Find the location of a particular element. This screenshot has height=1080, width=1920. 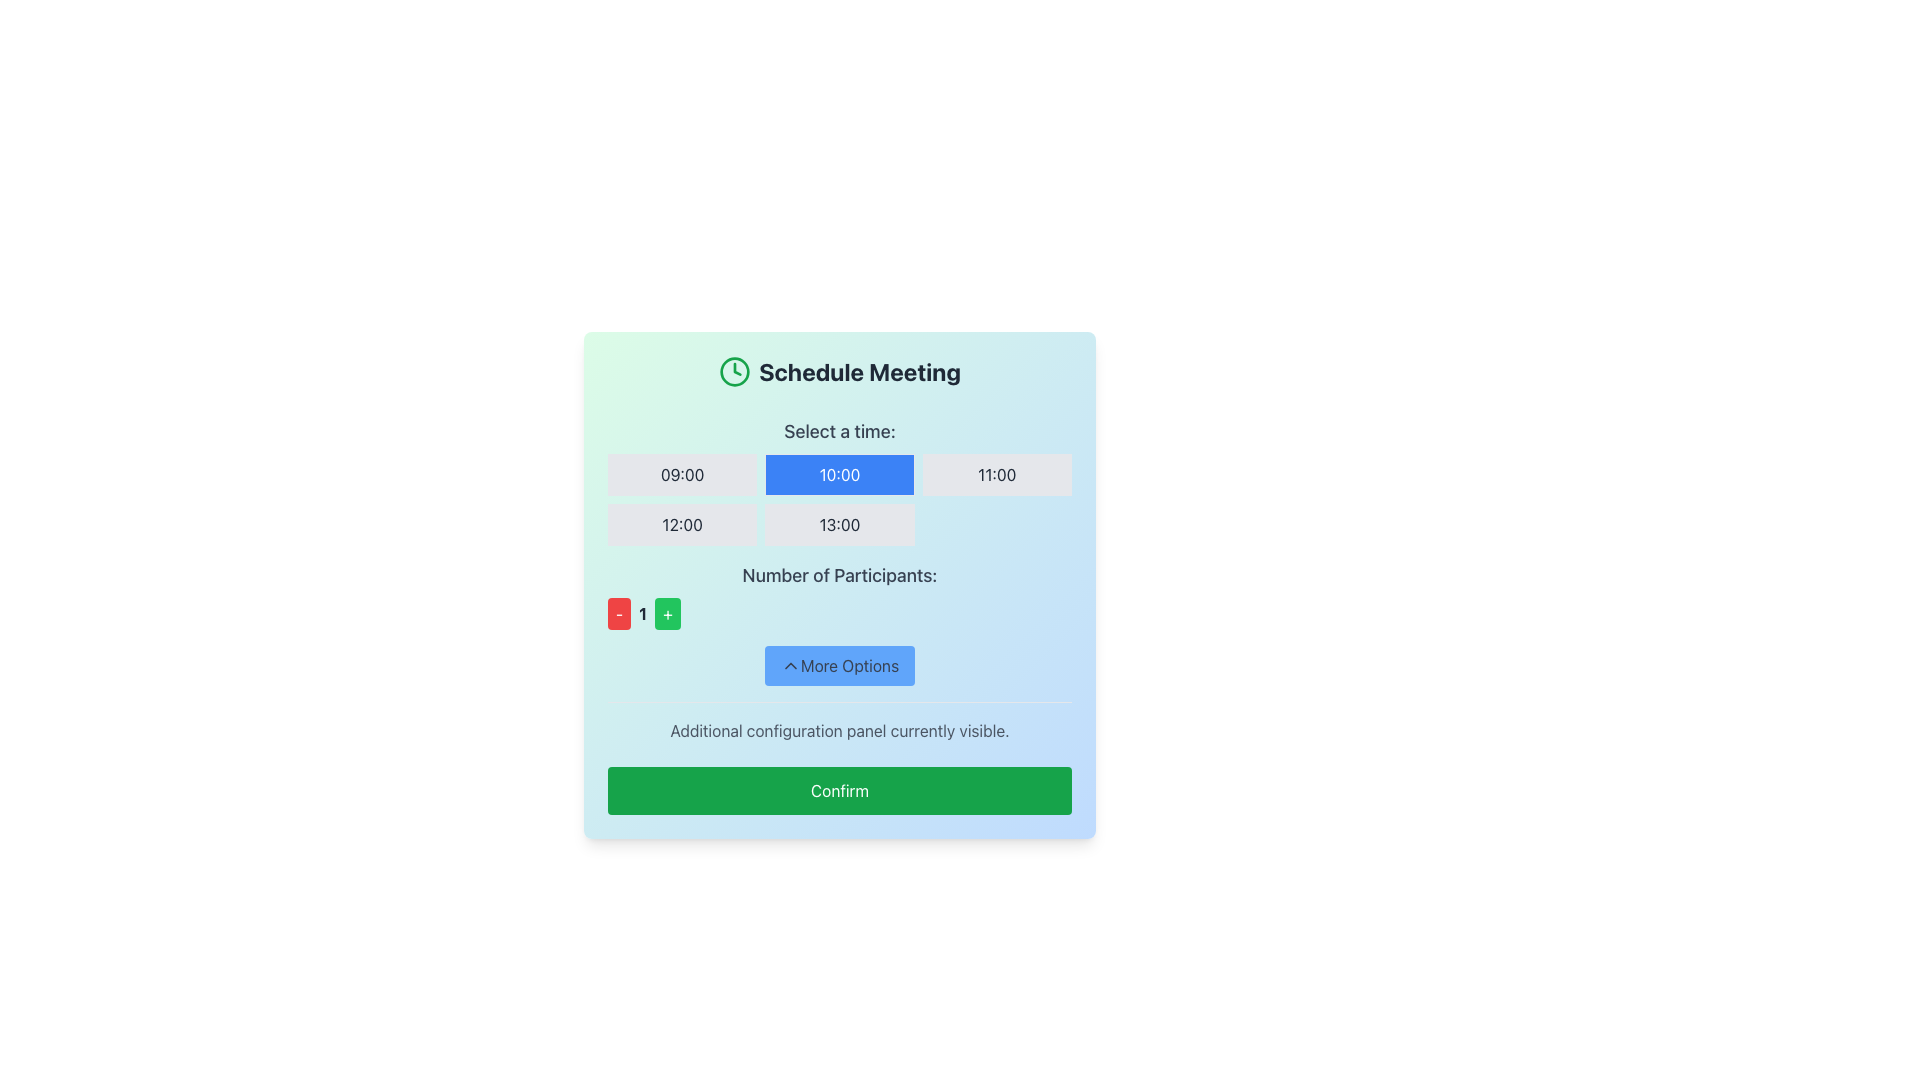

the circular icon component that represents part of the clock design, located to the left of the 'Schedule Meeting' heading is located at coordinates (734, 371).